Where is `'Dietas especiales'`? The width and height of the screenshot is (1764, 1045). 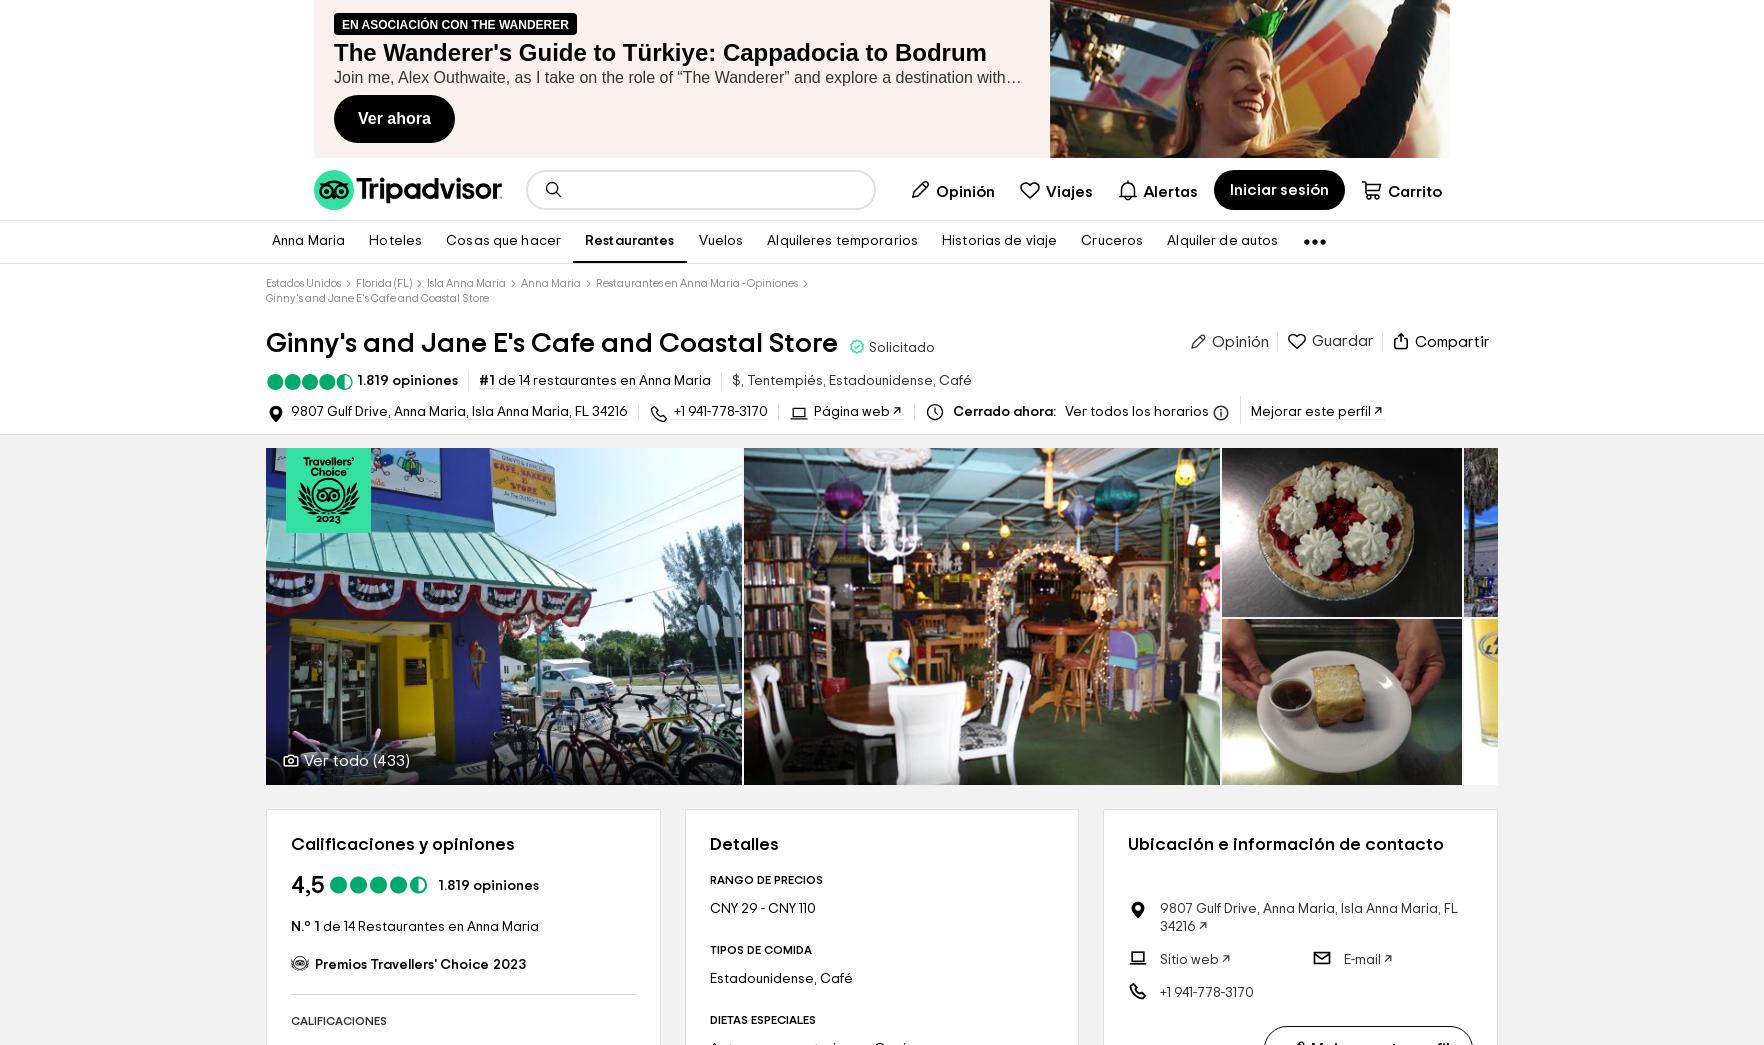 'Dietas especiales' is located at coordinates (708, 1020).